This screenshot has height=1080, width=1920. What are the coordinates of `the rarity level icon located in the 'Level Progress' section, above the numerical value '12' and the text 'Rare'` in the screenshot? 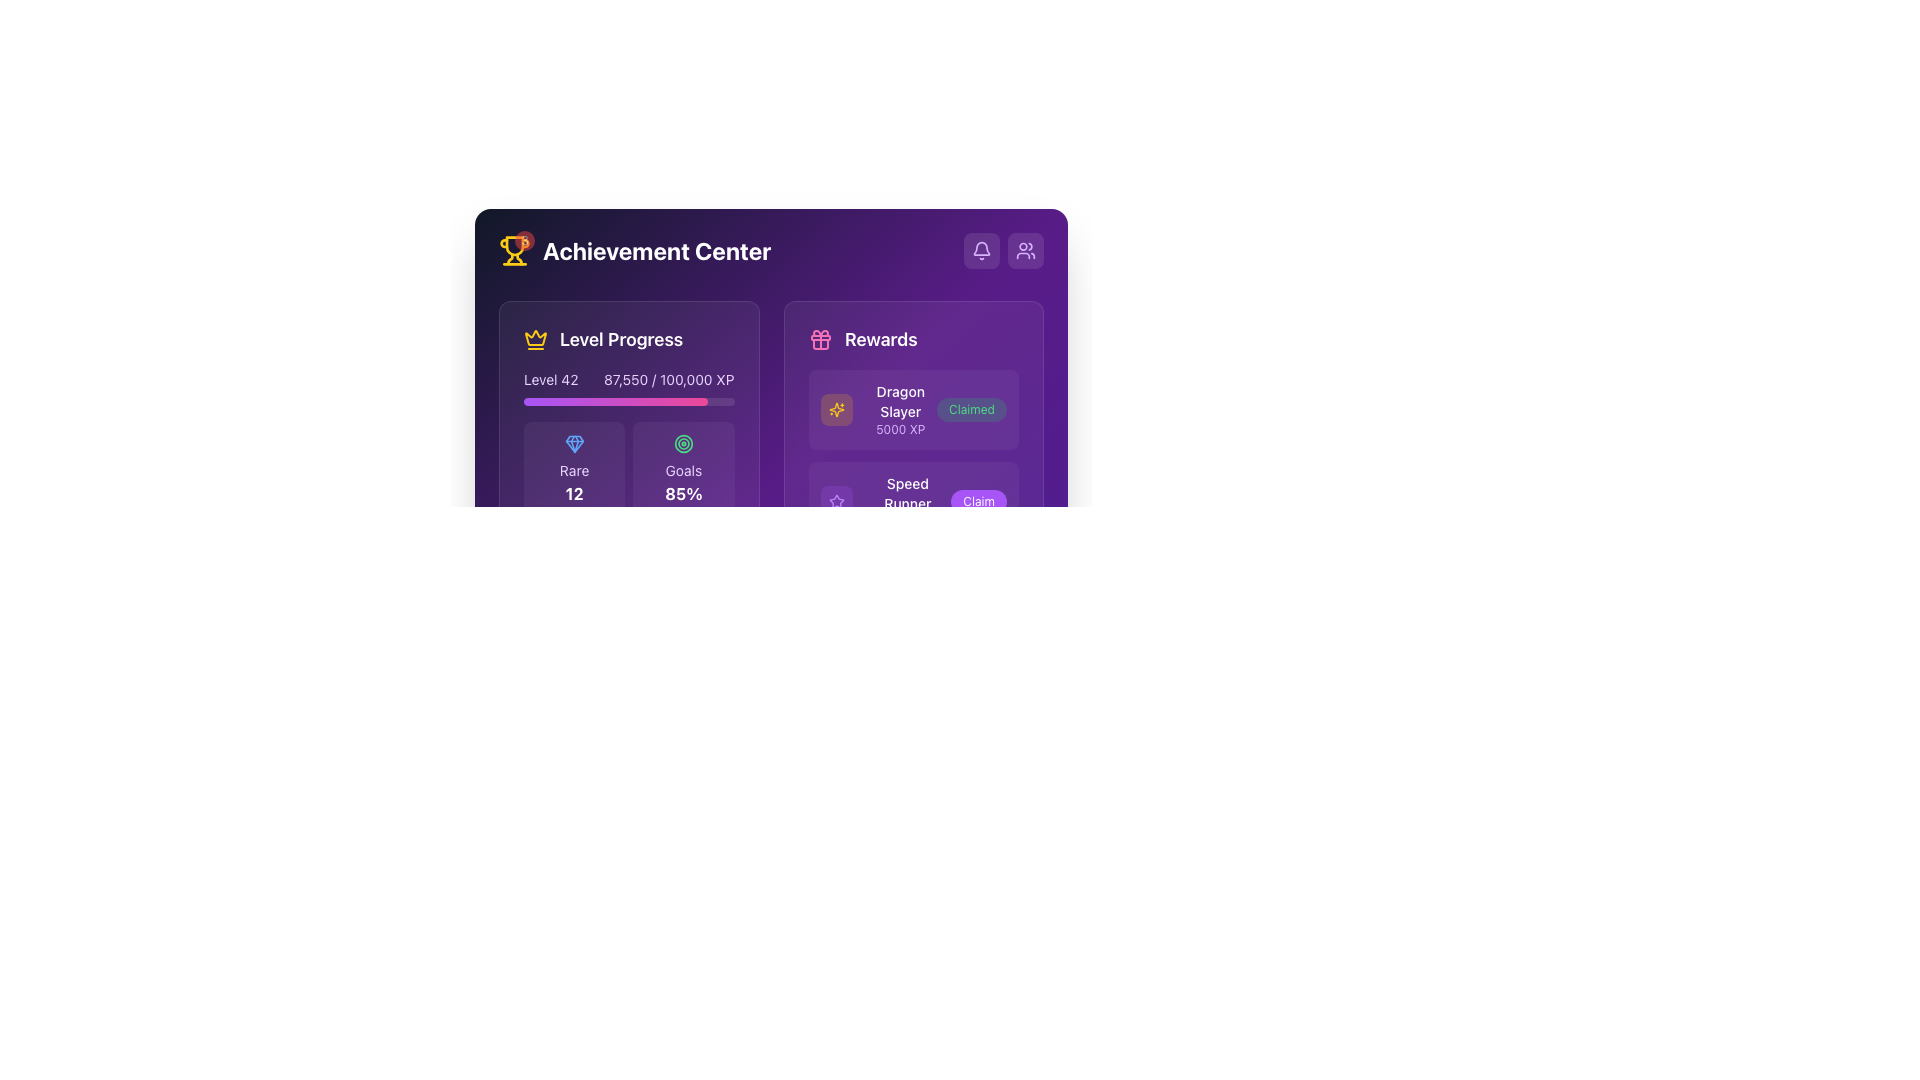 It's located at (573, 442).